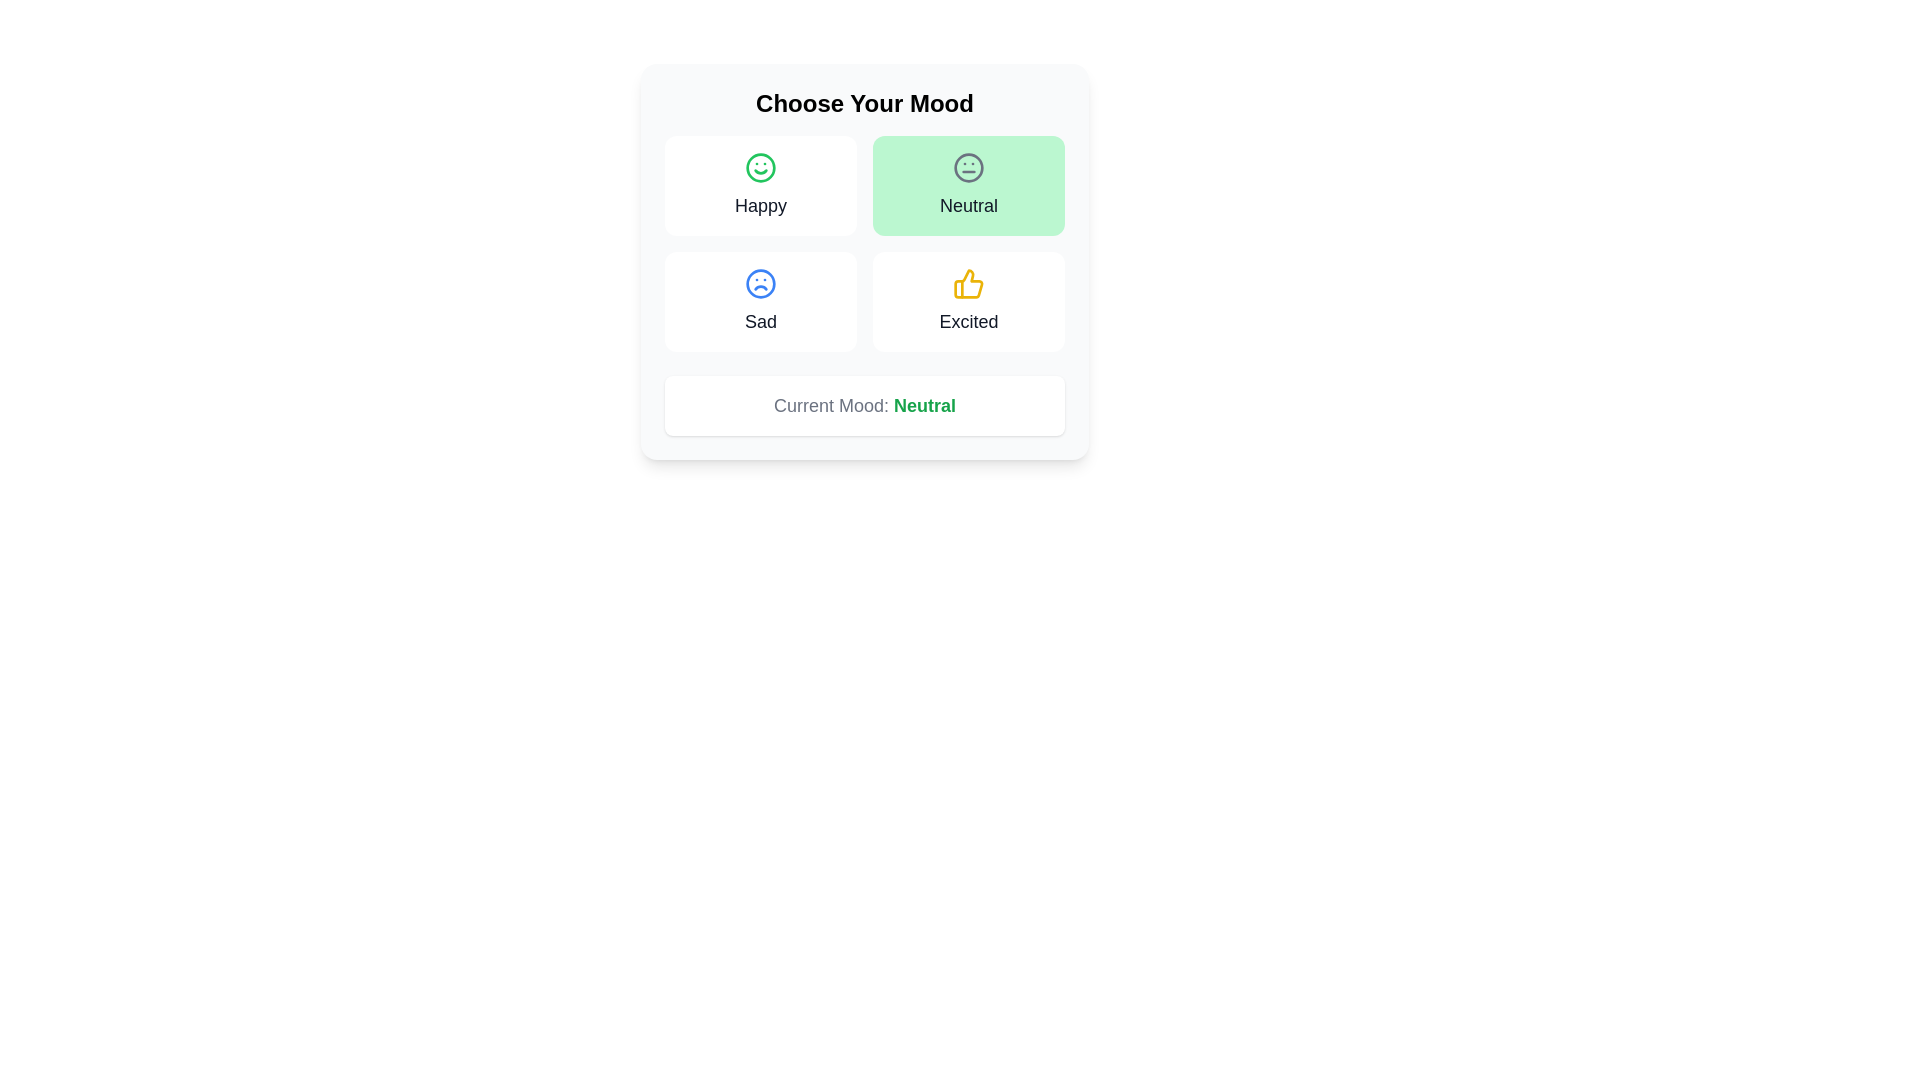 The image size is (1920, 1080). Describe the element at coordinates (864, 405) in the screenshot. I see `Text Label that displays the summary of the currently selected mood, located at the bottom of the mood options card` at that location.